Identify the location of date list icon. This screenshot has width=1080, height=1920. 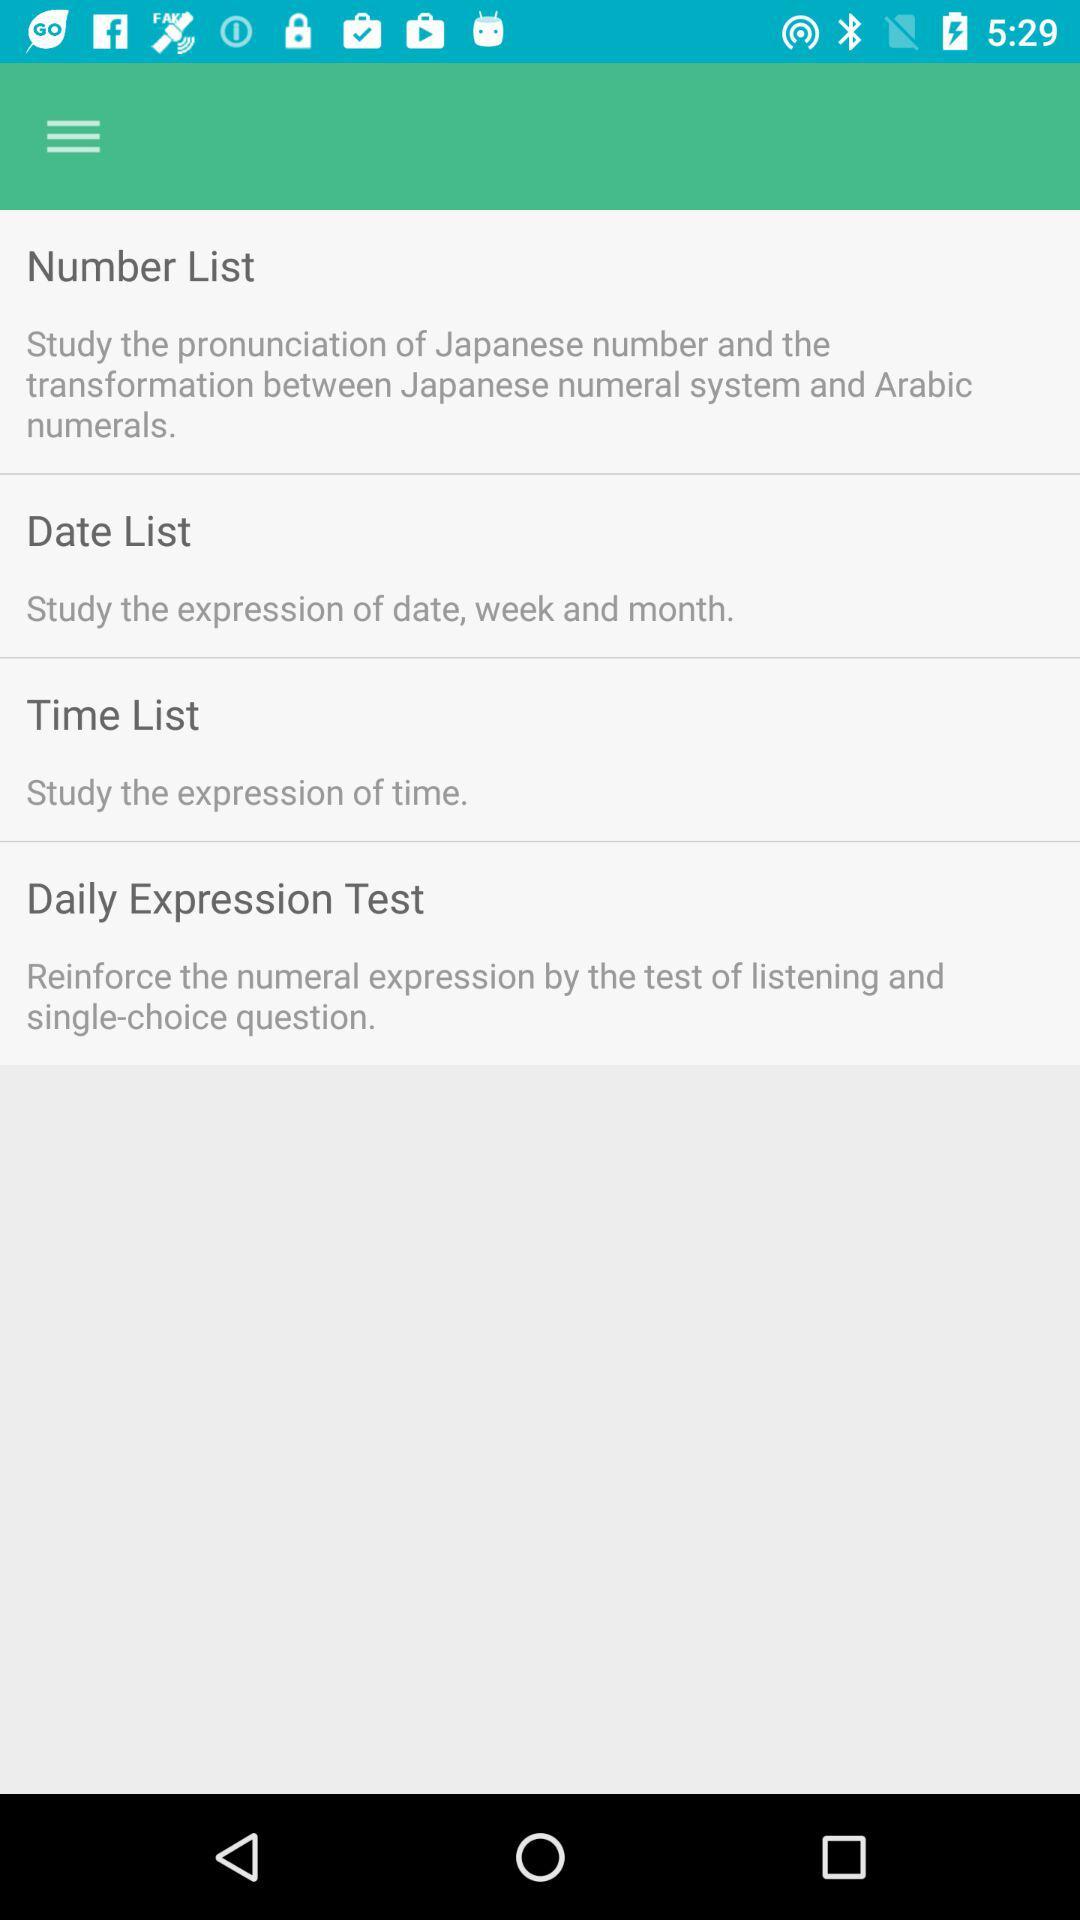
(108, 529).